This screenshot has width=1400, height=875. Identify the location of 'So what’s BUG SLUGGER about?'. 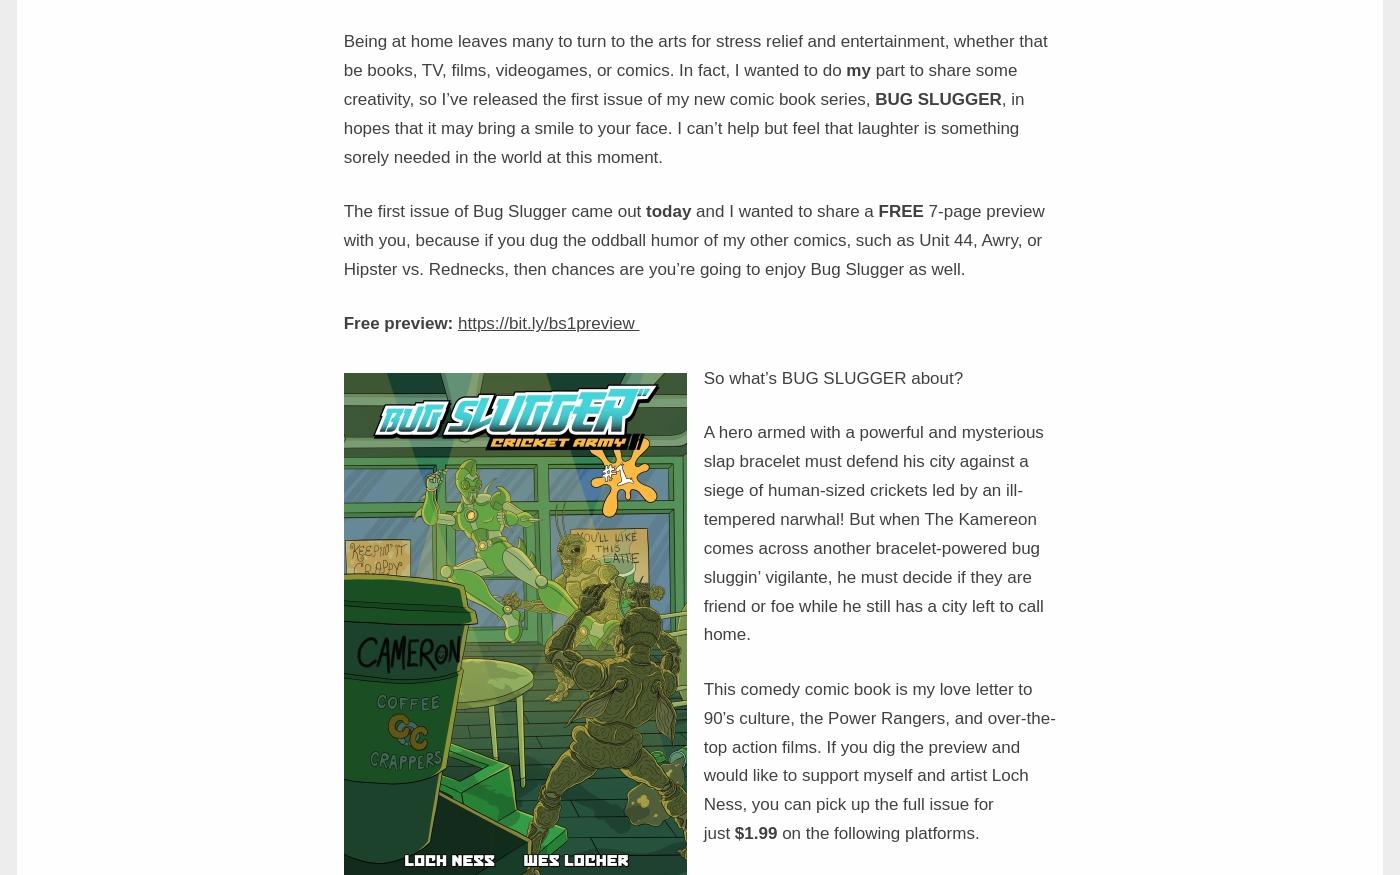
(833, 376).